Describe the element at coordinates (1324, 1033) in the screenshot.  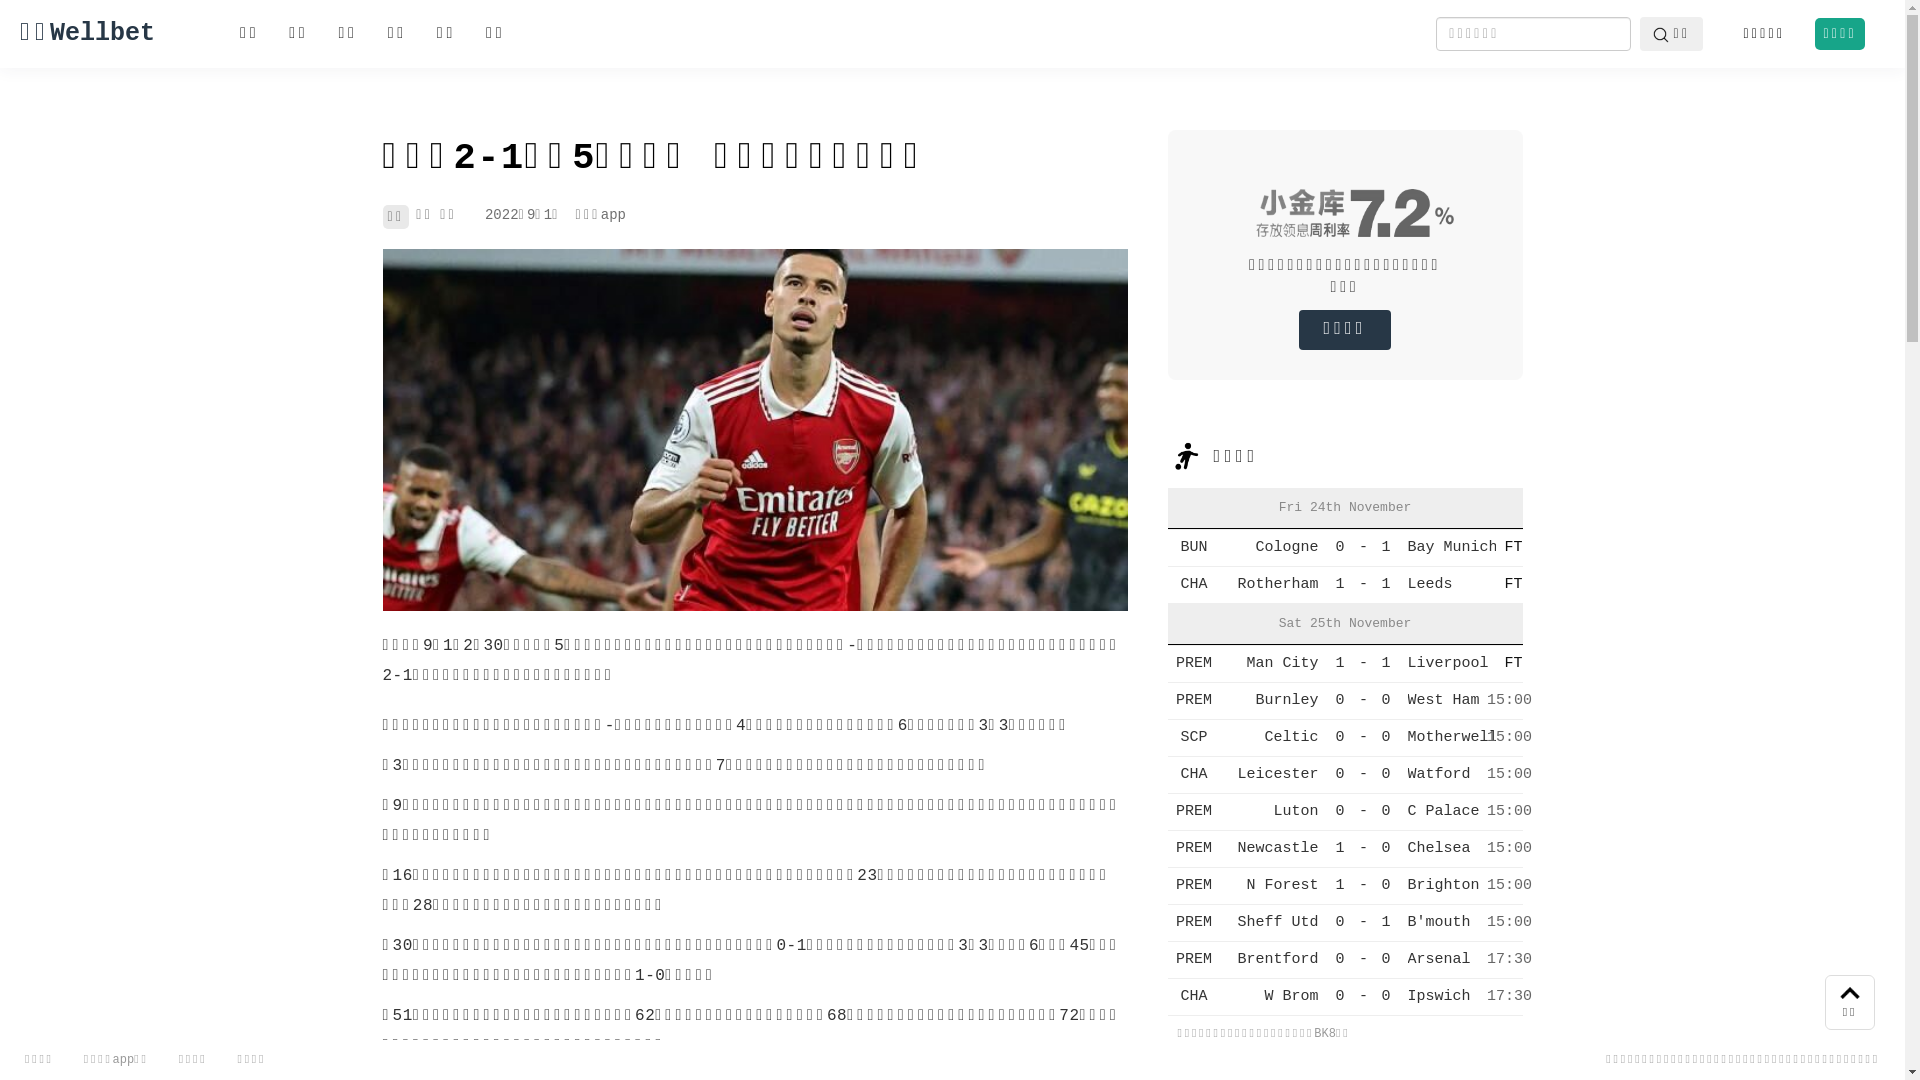
I see `'BK8'` at that location.